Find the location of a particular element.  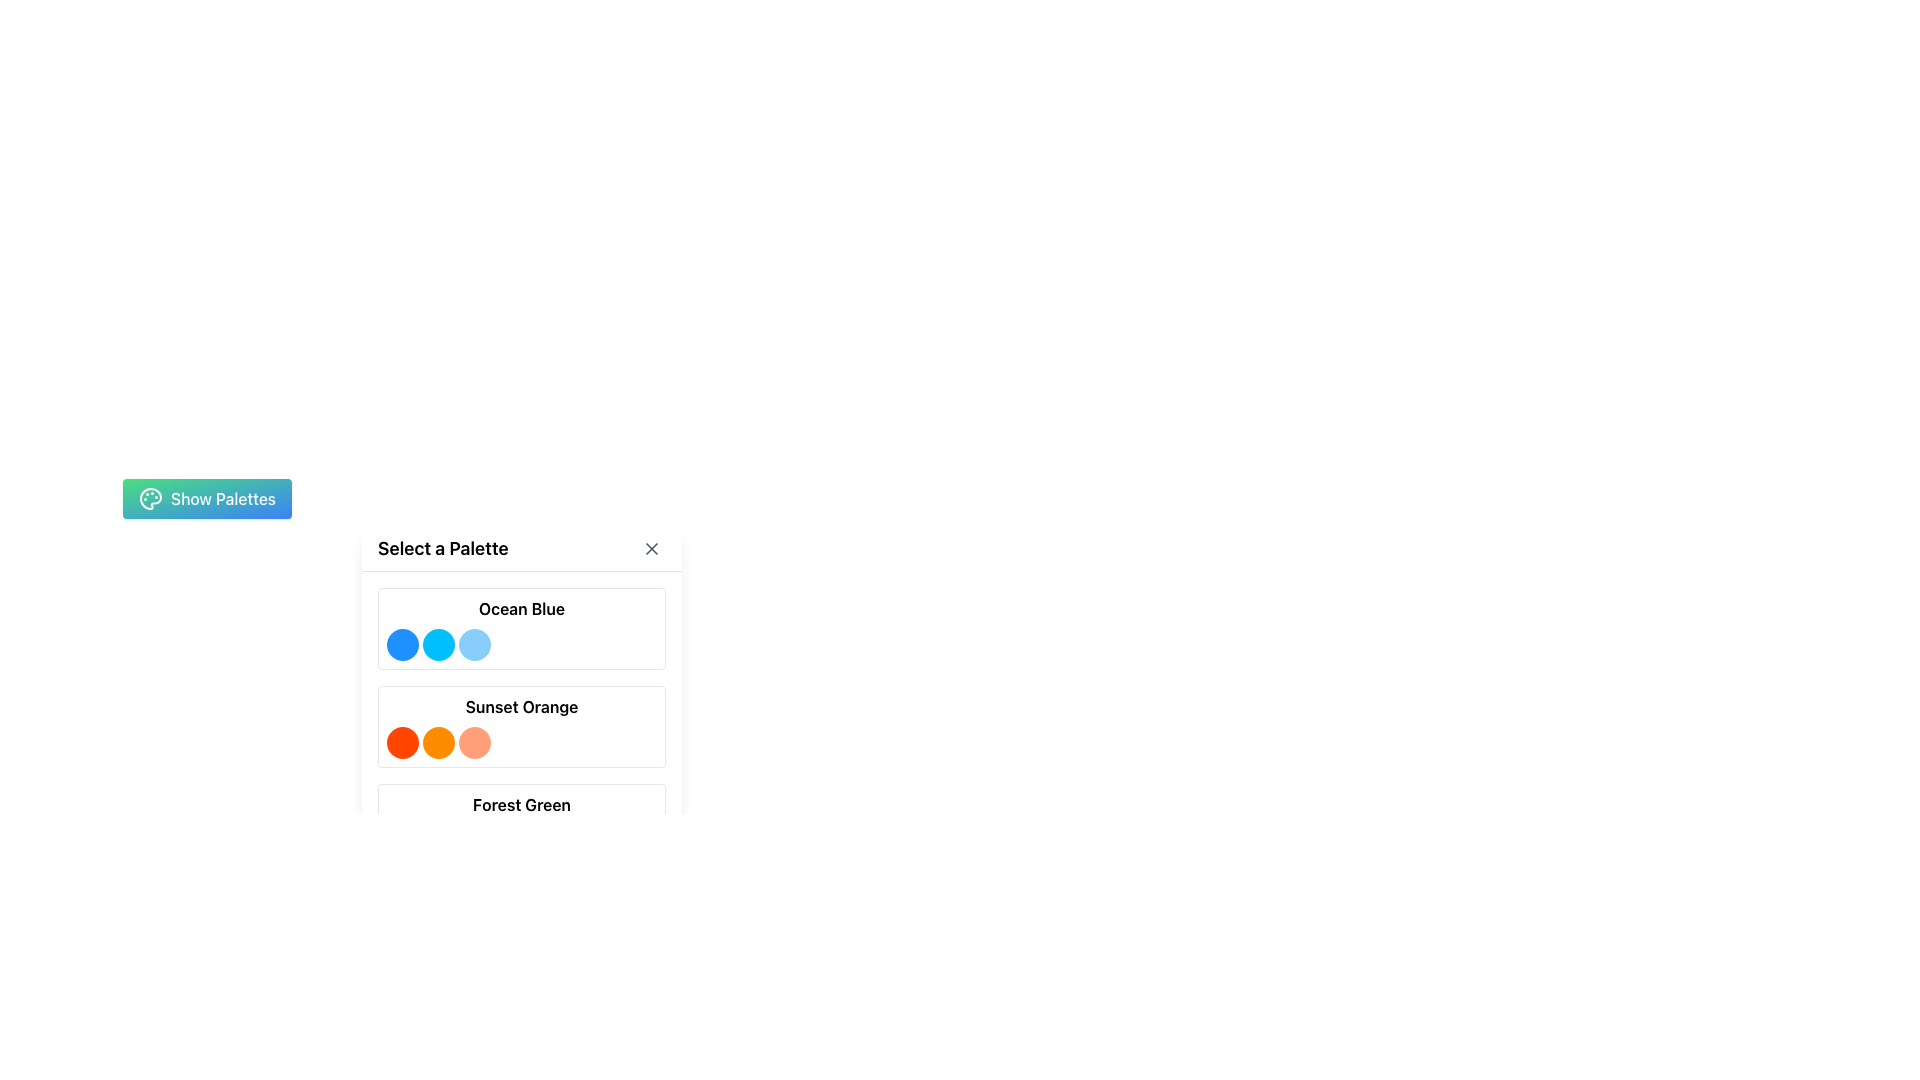

the first circular color selection indicator under the 'Sunset Orange' palette is located at coordinates (402, 743).